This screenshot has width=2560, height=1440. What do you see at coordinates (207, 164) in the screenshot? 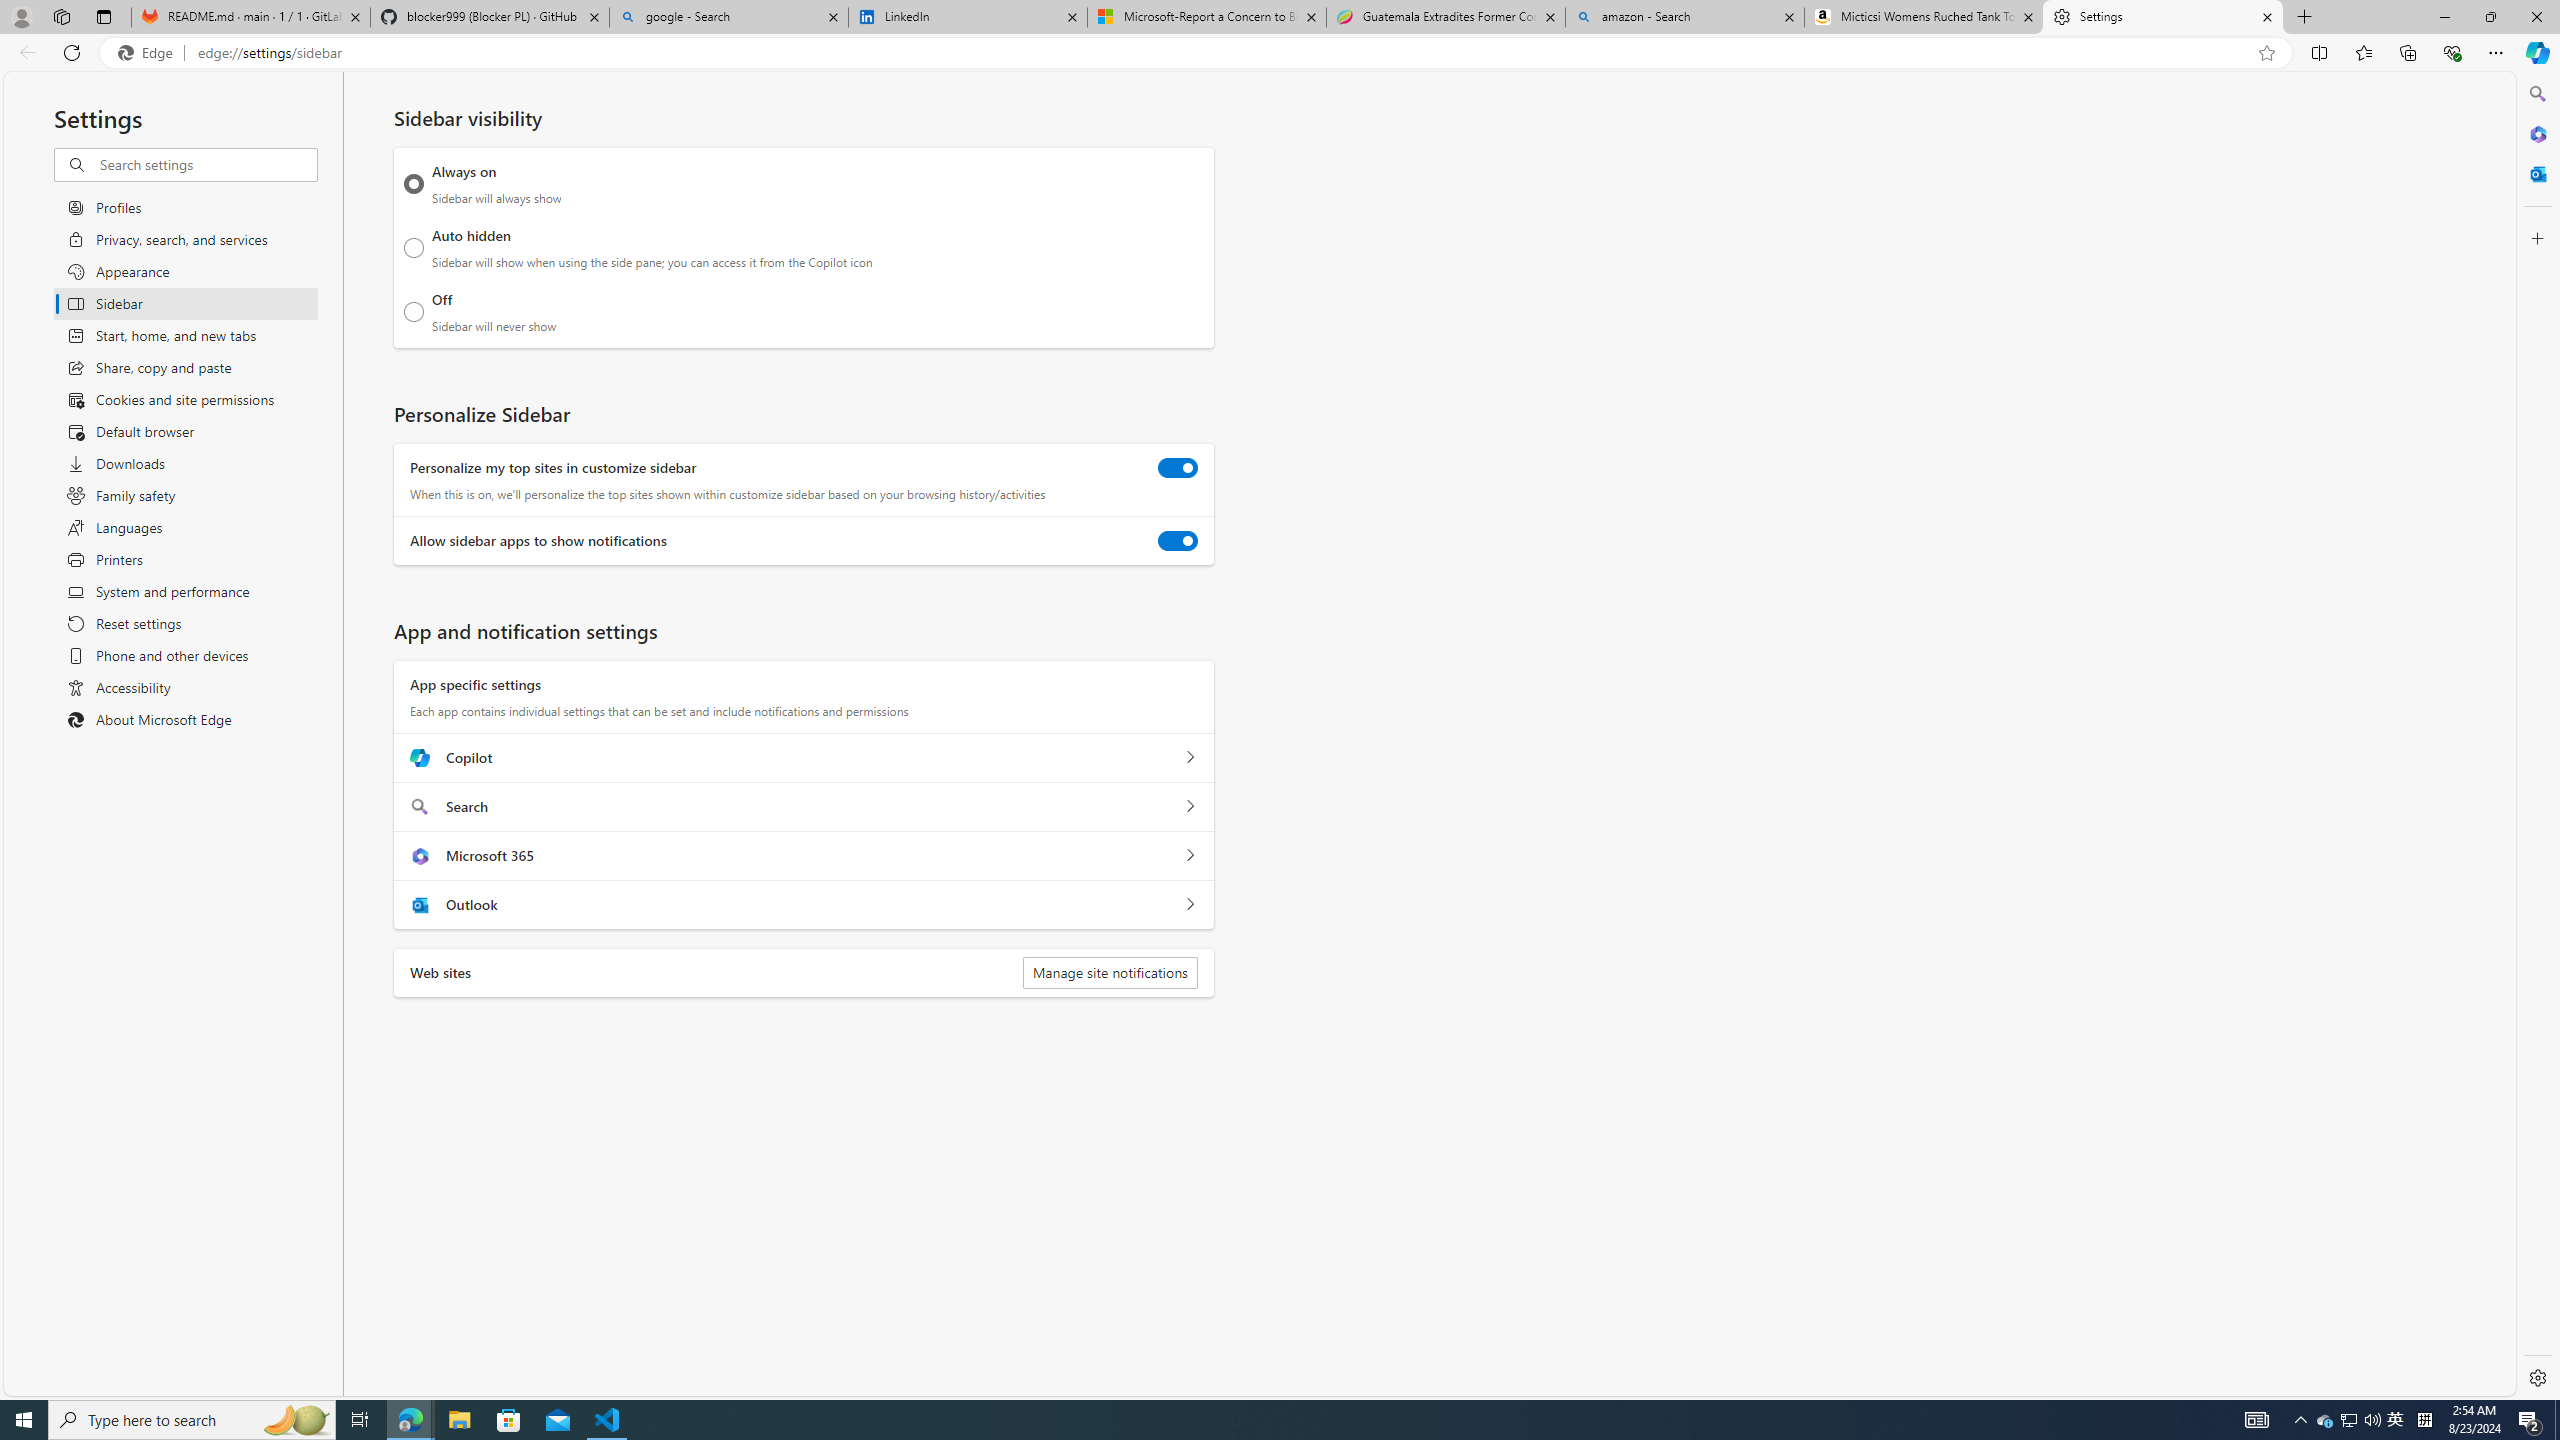
I see `'Search settings'` at bounding box center [207, 164].